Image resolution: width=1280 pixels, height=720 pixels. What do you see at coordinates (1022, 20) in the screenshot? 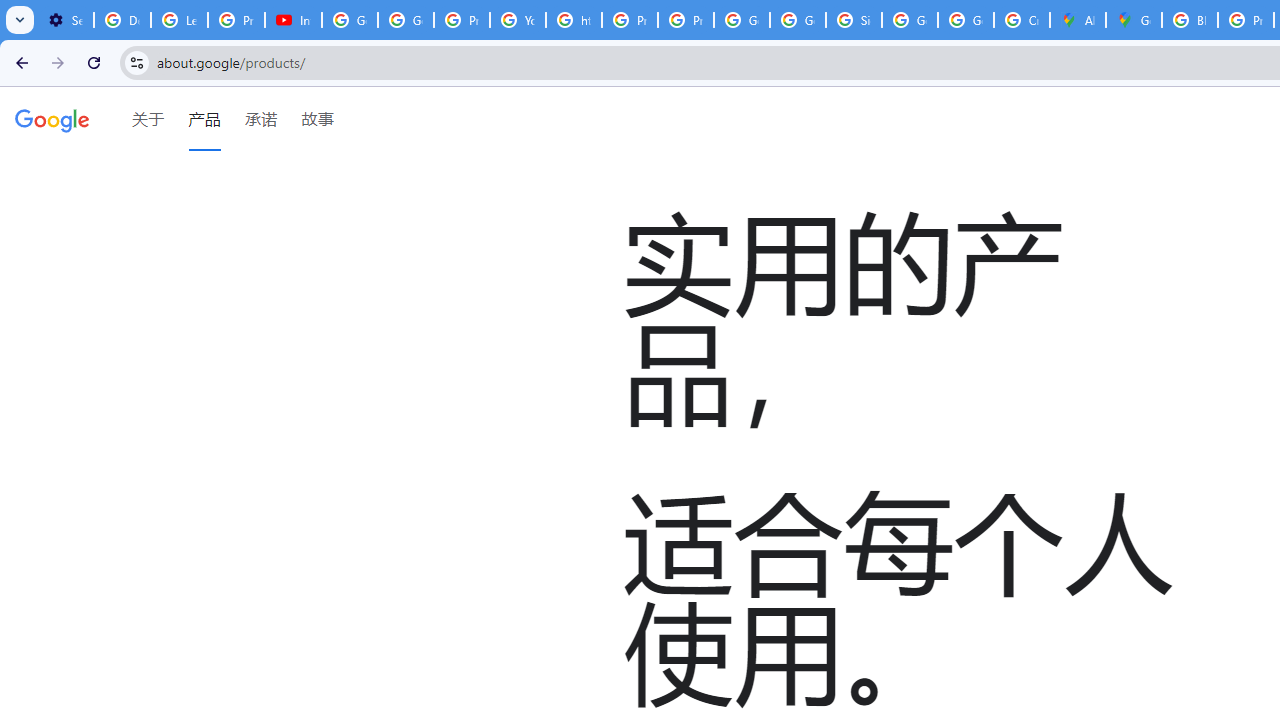
I see `'Create your Google Account'` at bounding box center [1022, 20].